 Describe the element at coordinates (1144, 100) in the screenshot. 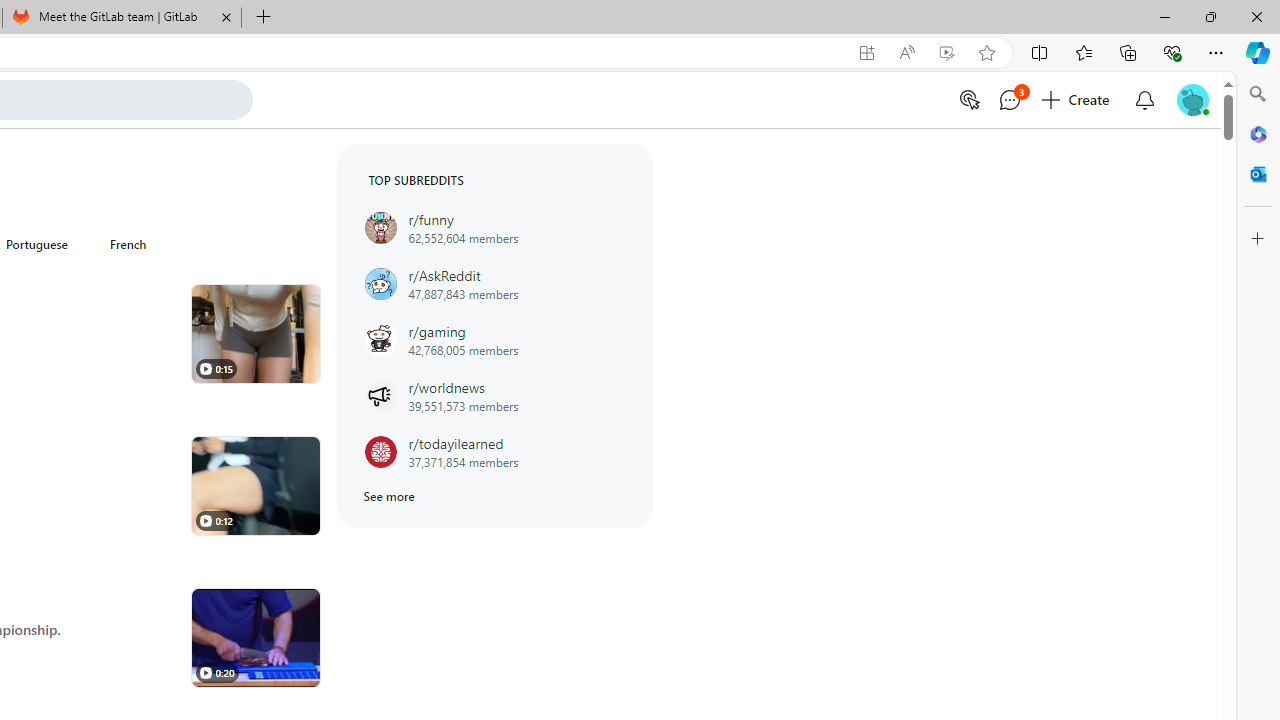

I see `'Open inbox'` at that location.